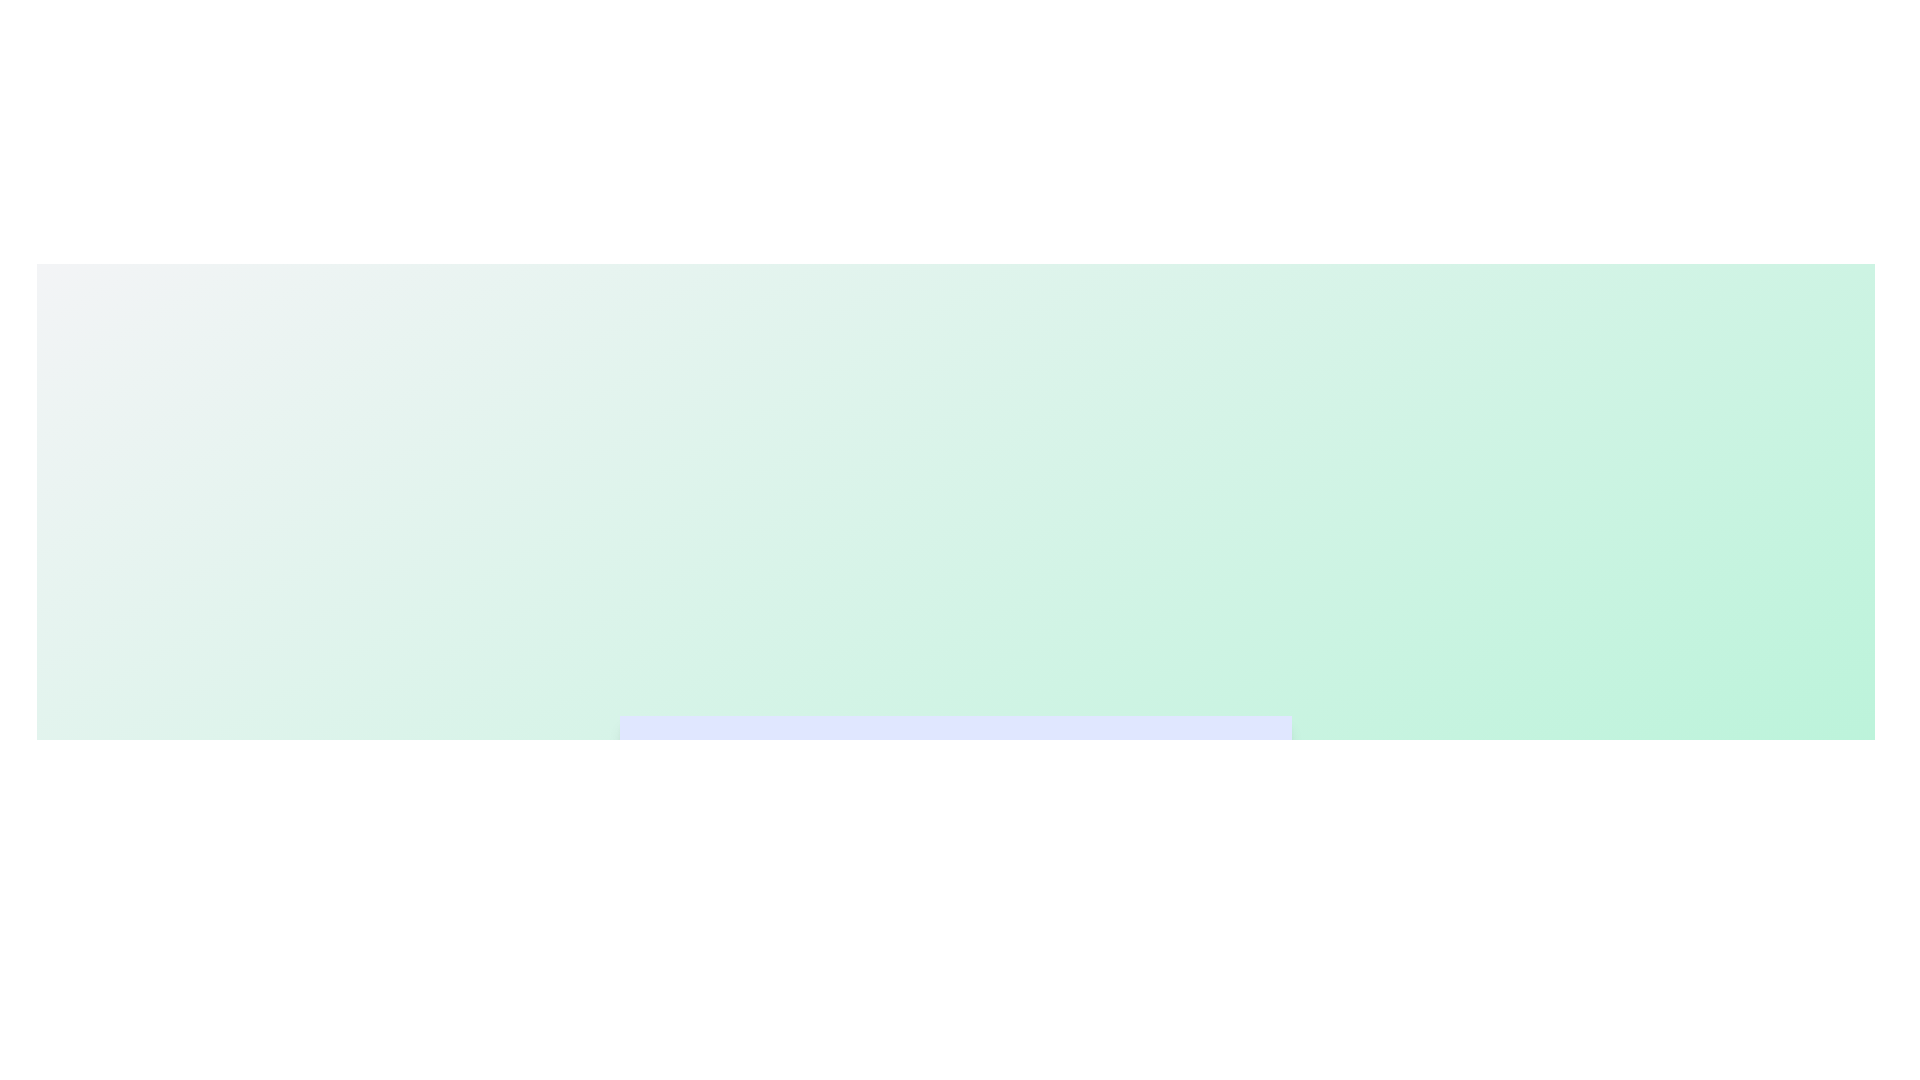 The height and width of the screenshot is (1080, 1920). I want to click on the Reports tab by clicking on it, so click(1163, 765).